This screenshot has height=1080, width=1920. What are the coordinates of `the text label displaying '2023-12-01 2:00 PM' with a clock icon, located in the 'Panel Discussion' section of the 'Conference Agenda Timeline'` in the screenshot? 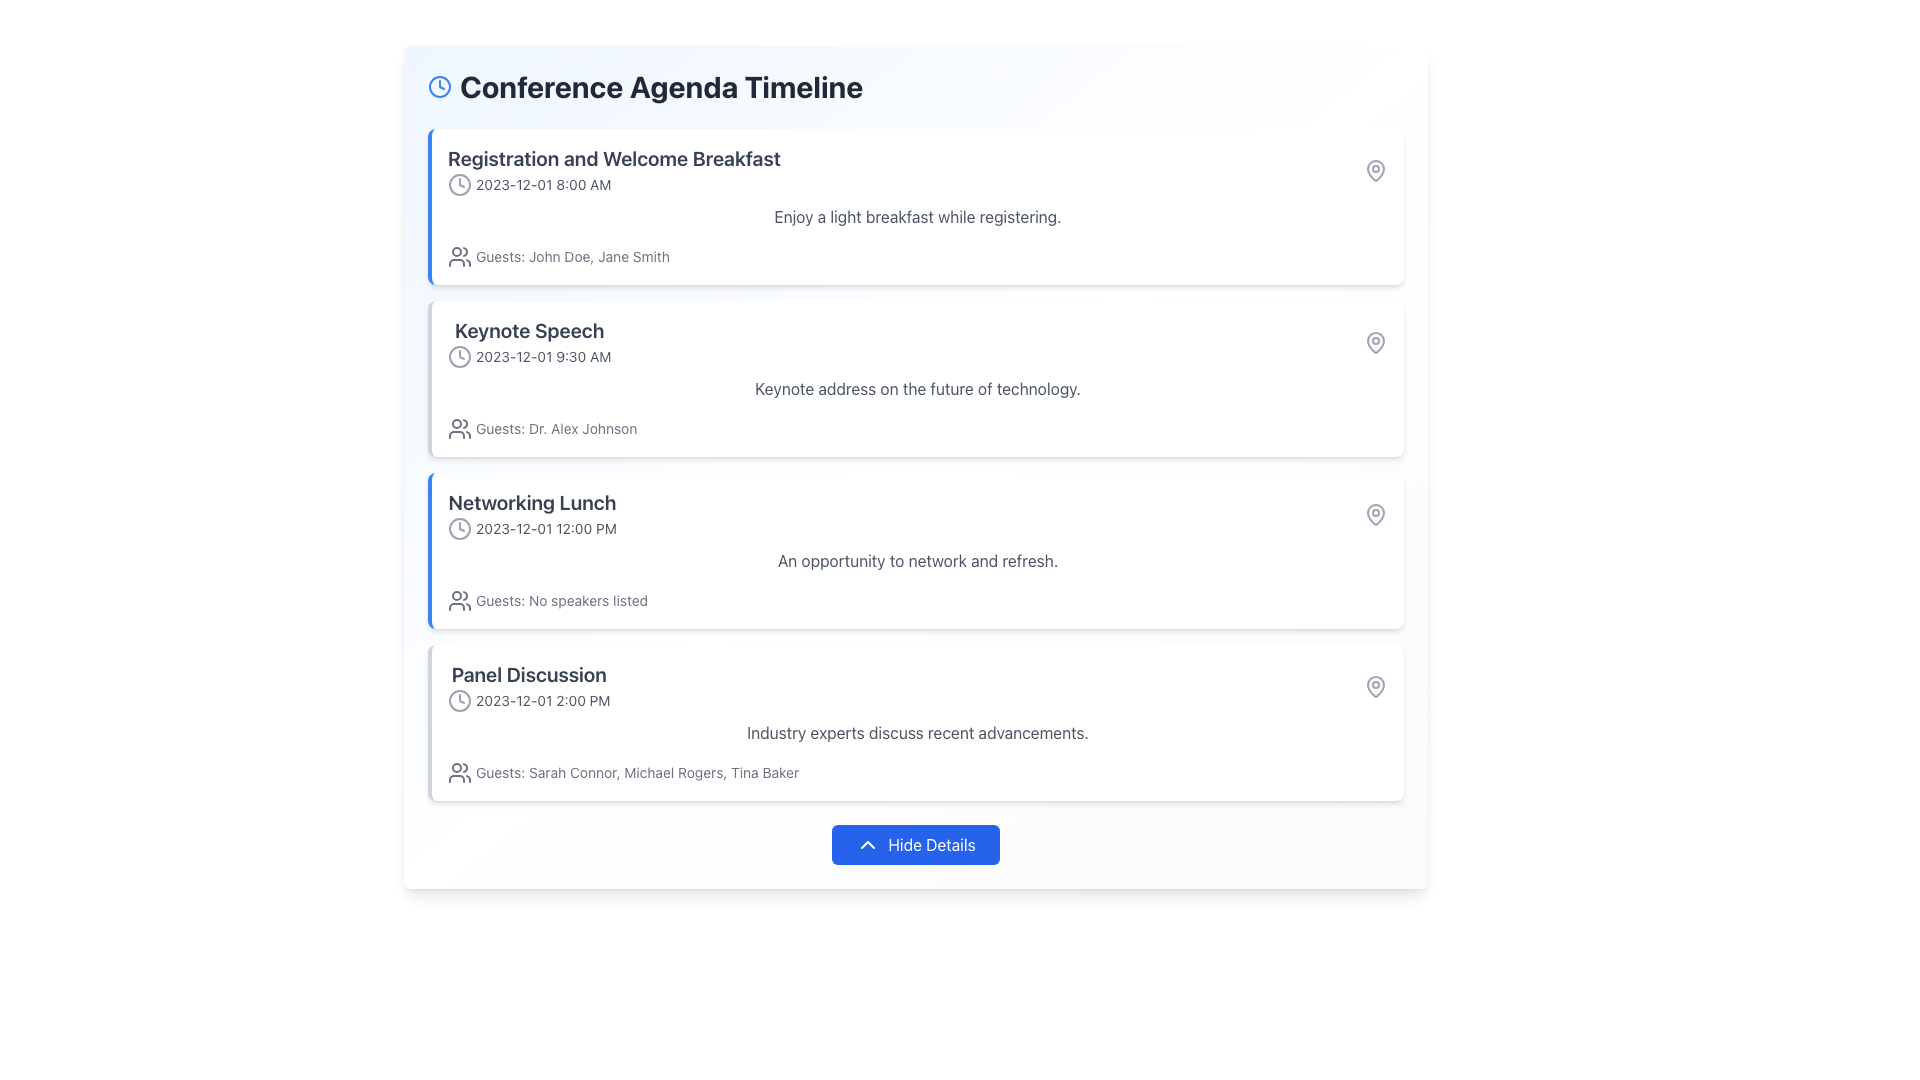 It's located at (529, 700).